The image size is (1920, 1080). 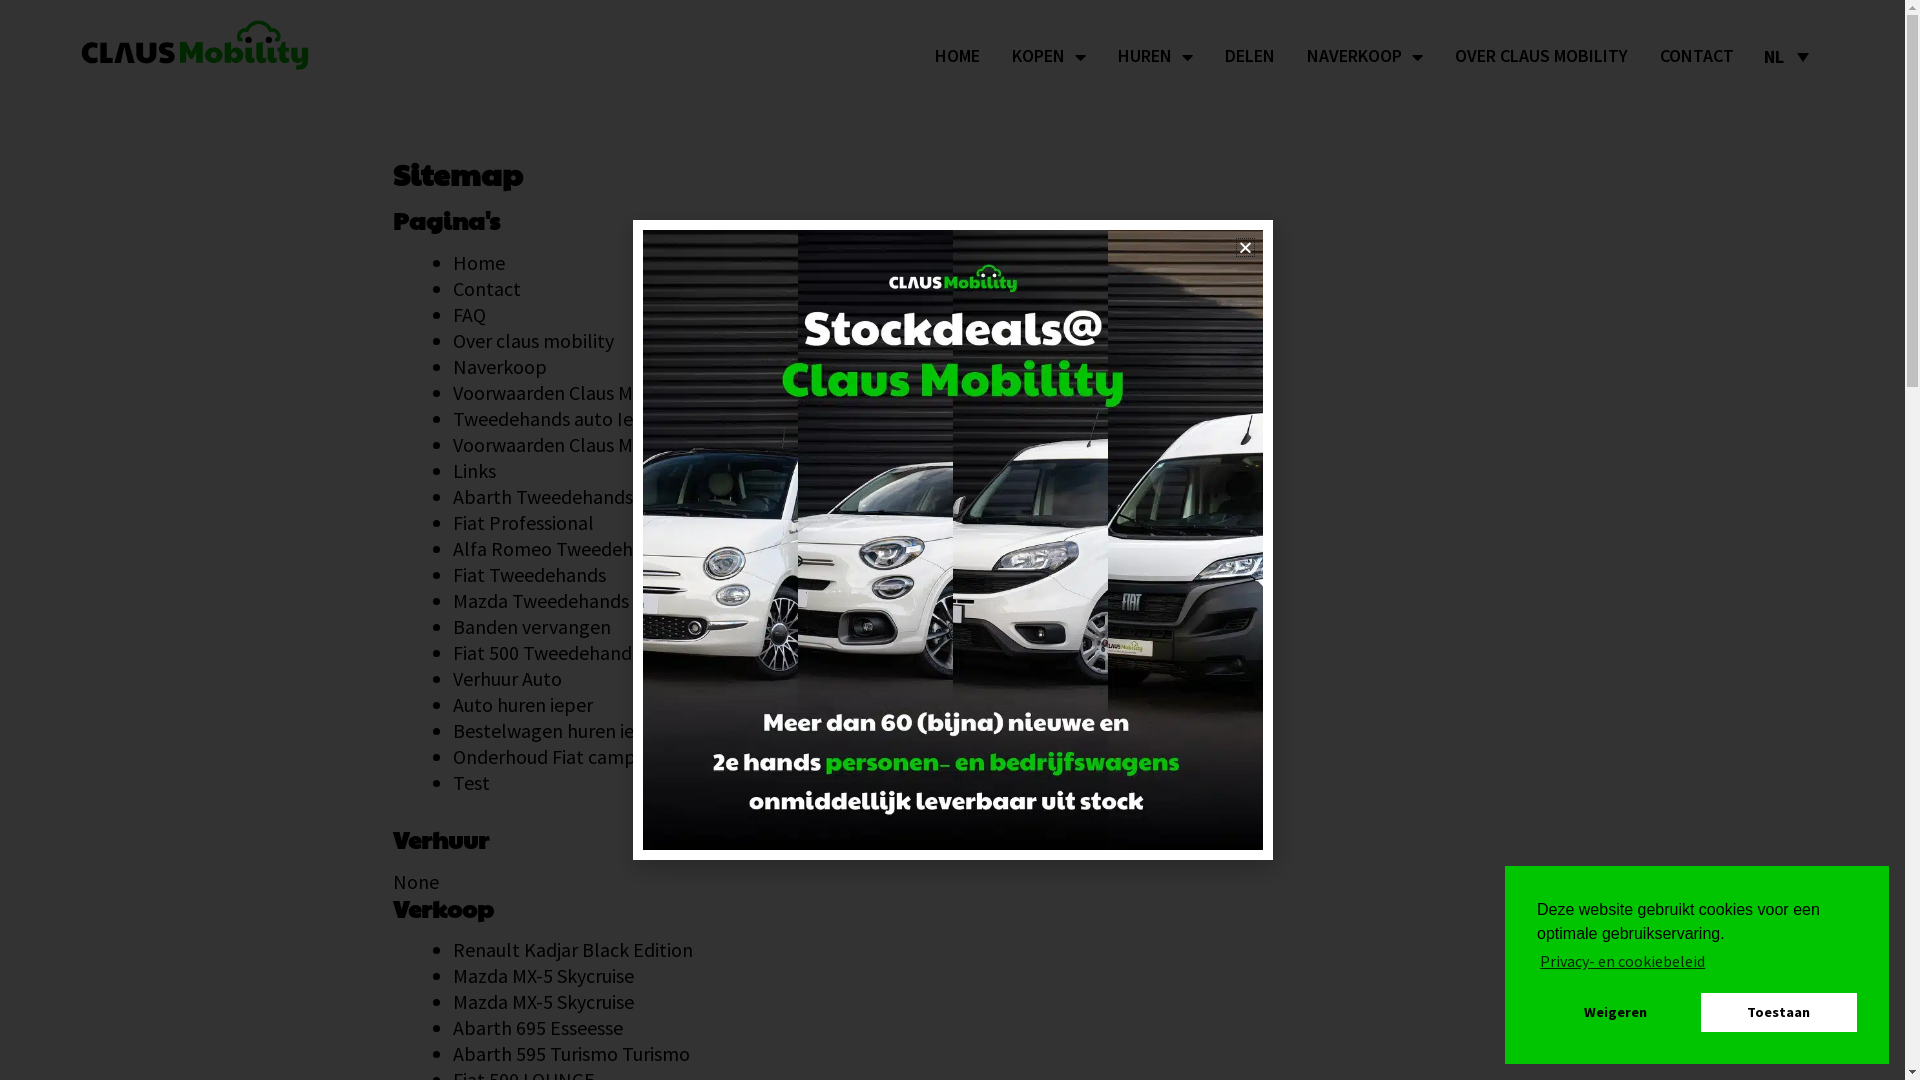 What do you see at coordinates (450, 574) in the screenshot?
I see `'Fiat Tweedehands'` at bounding box center [450, 574].